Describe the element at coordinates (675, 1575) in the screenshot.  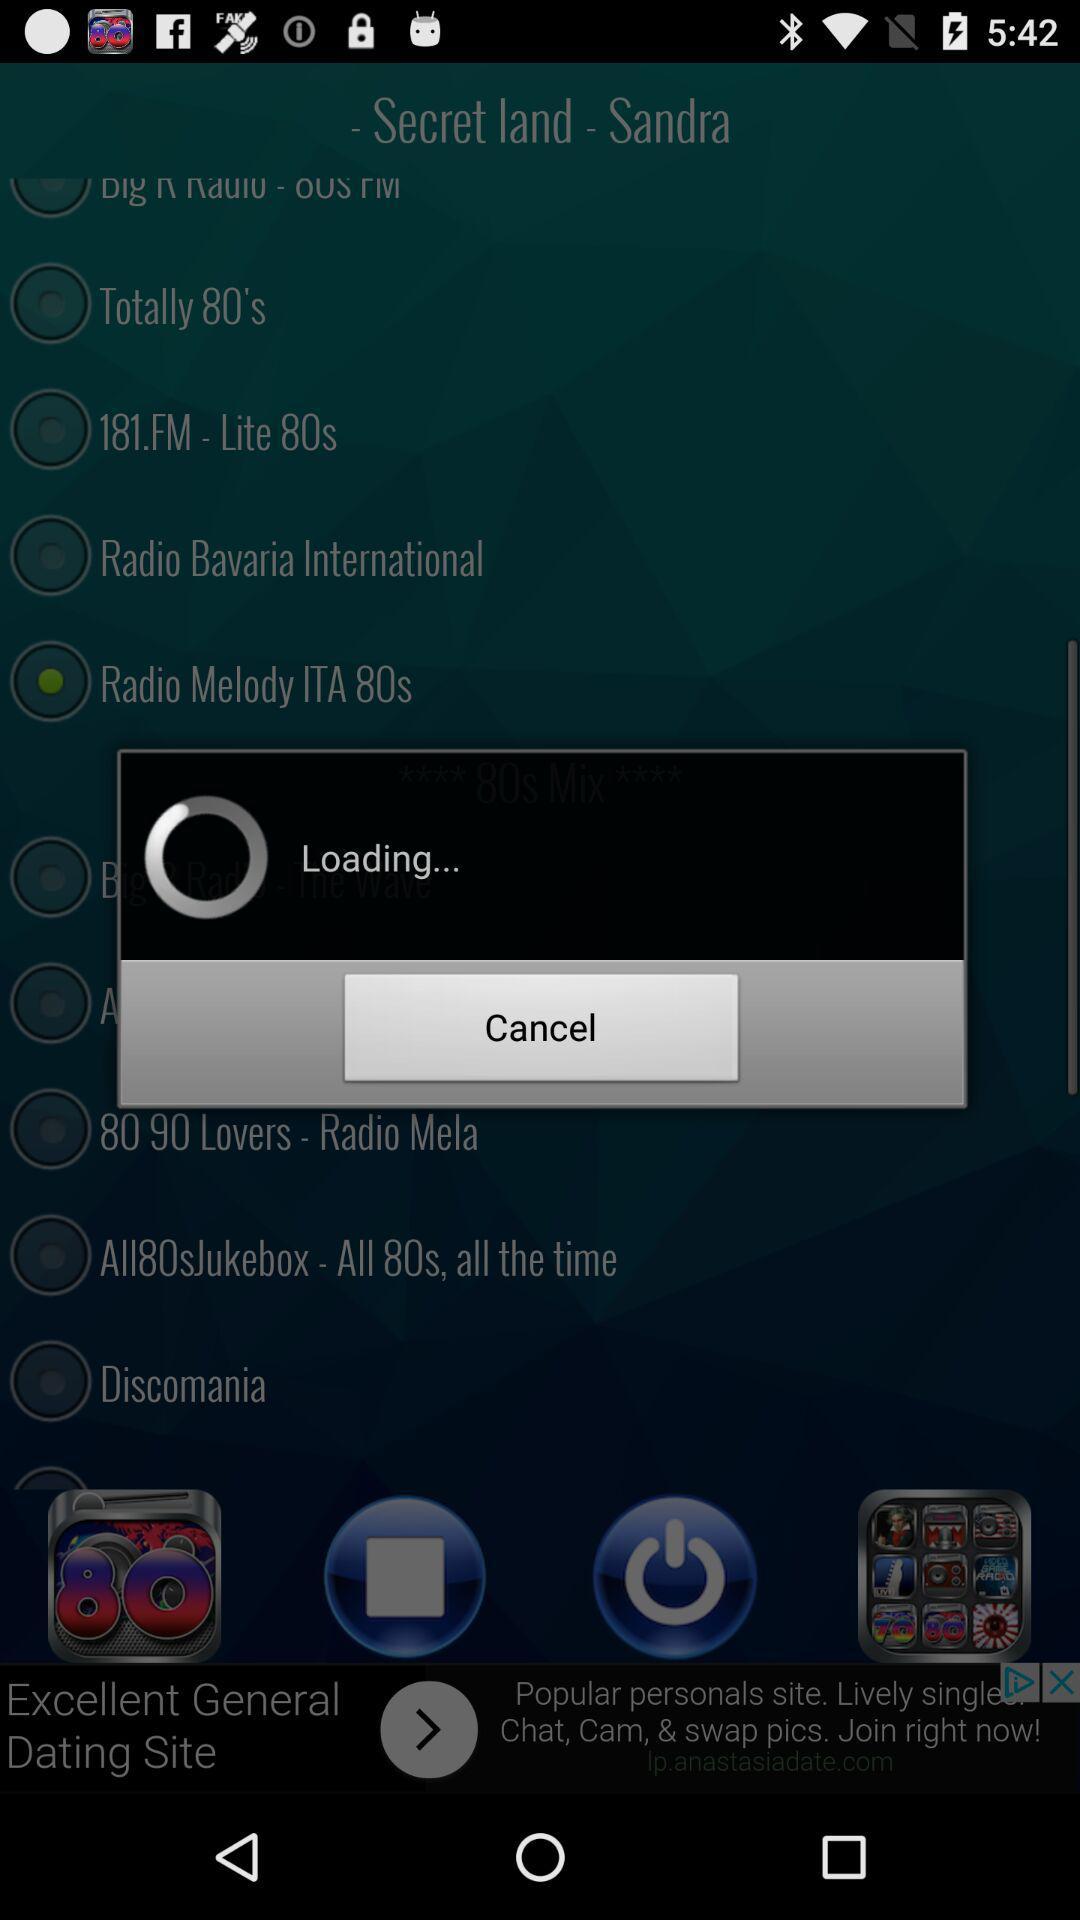
I see `power` at that location.